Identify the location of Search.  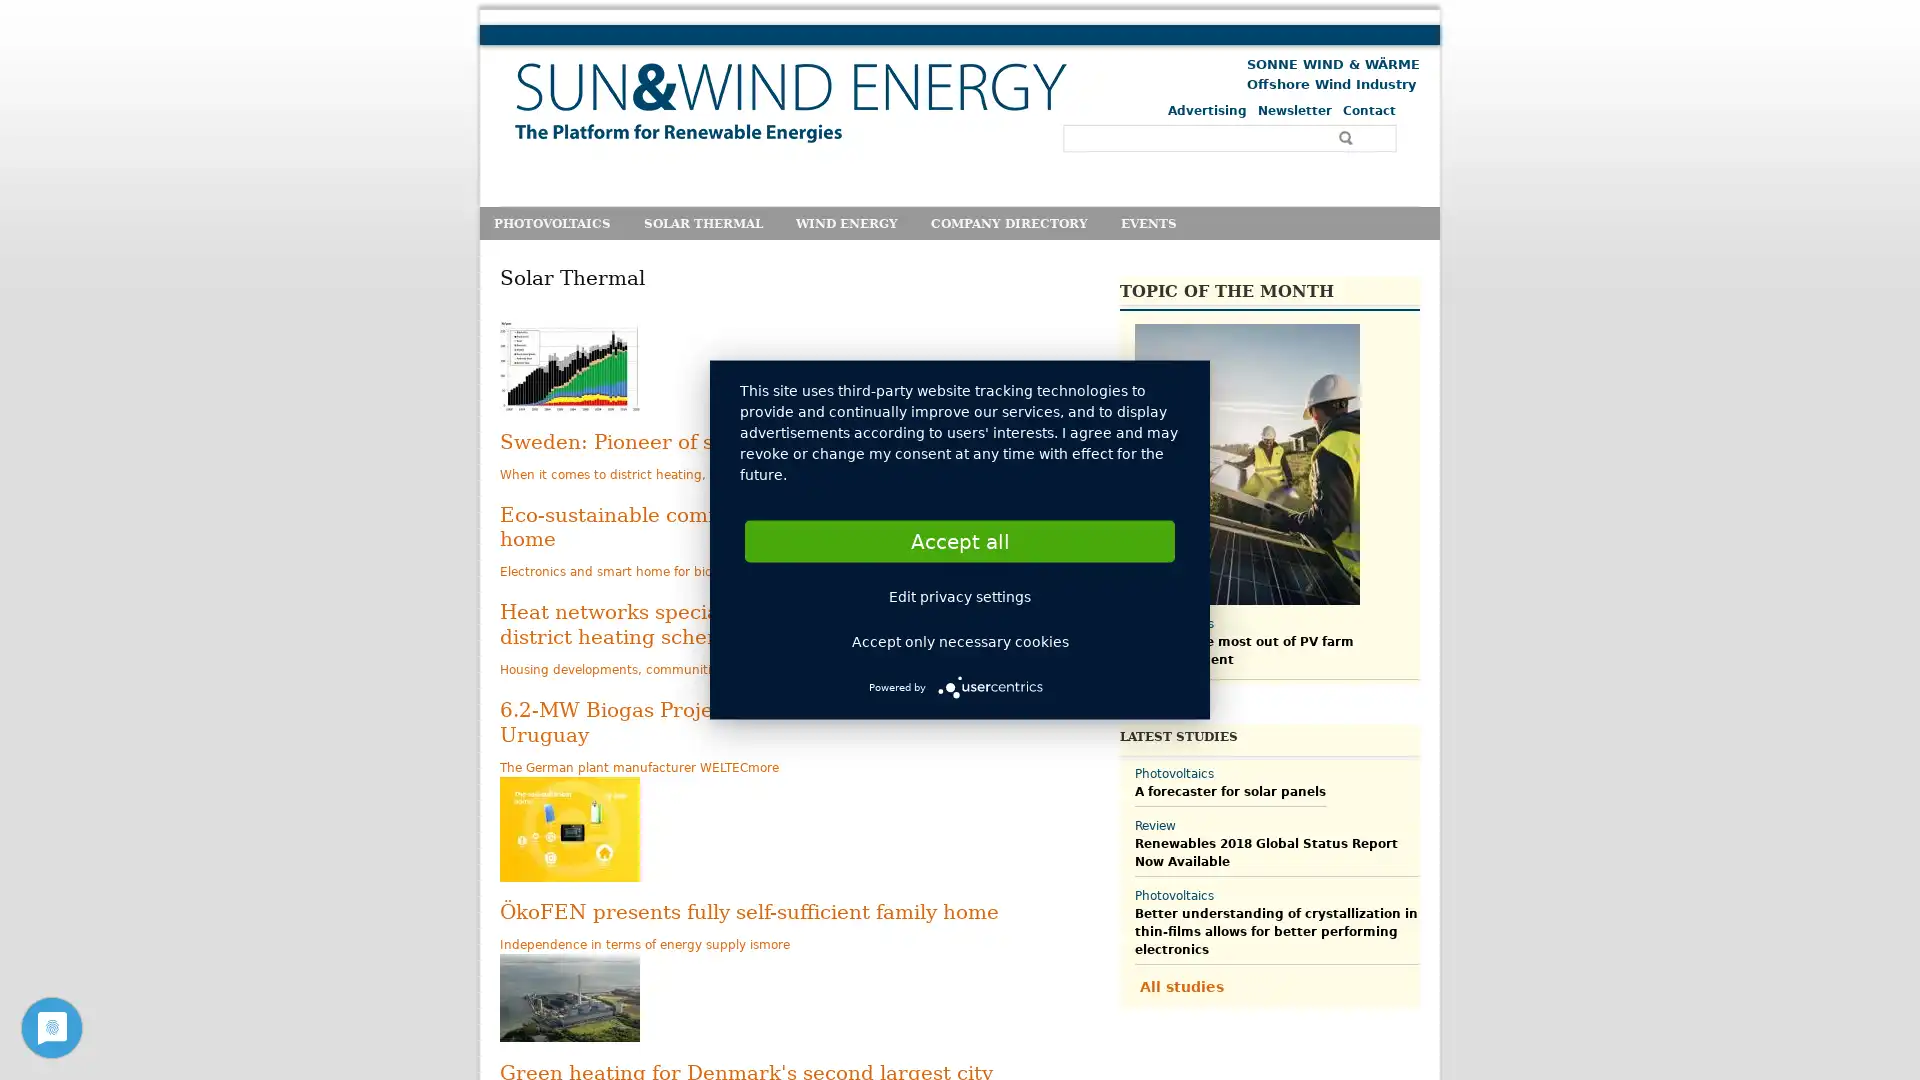
(1348, 137).